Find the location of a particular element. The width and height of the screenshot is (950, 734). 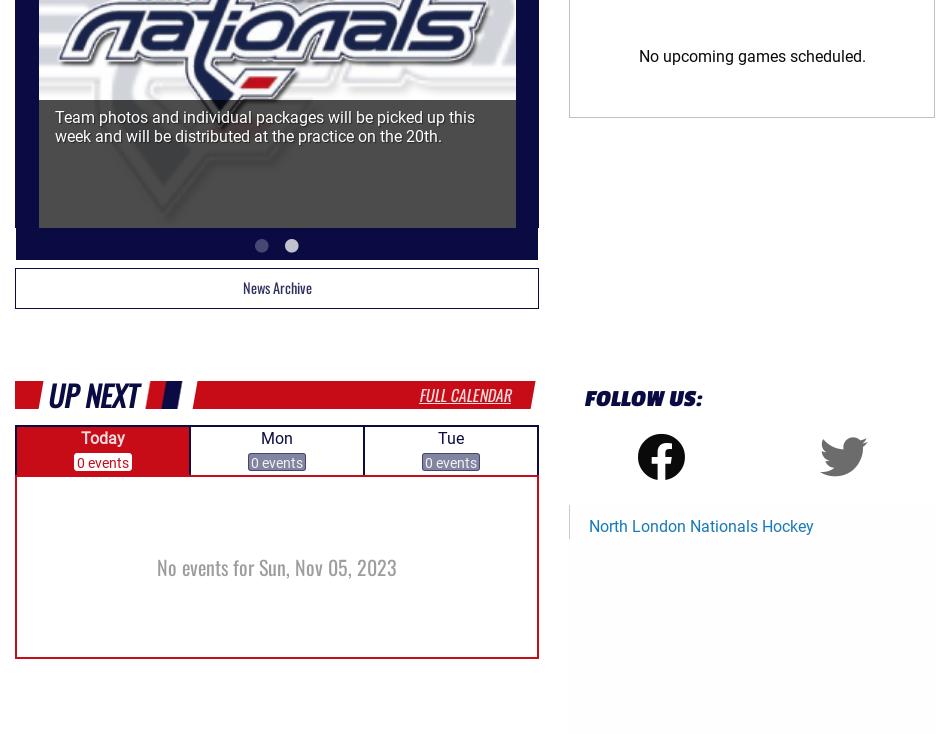

'Up Next' is located at coordinates (93, 393).